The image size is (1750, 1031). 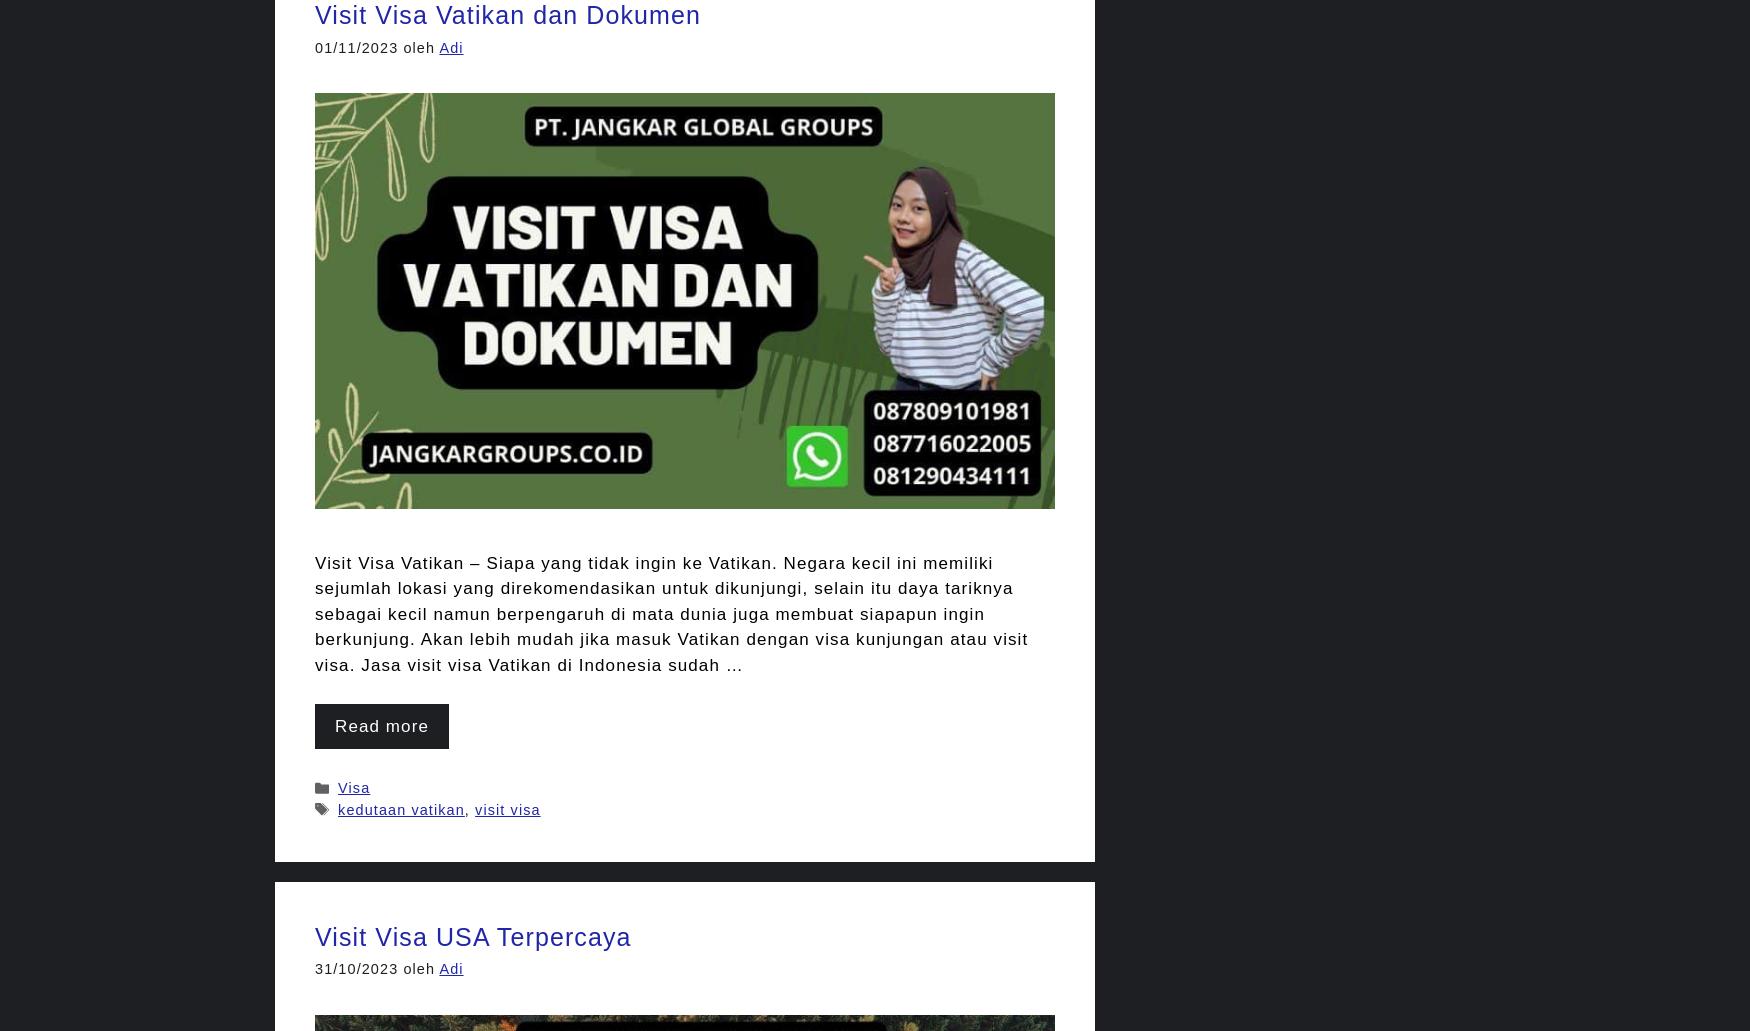 I want to click on 'Visit Visa USA Terpercaya', so click(x=473, y=935).